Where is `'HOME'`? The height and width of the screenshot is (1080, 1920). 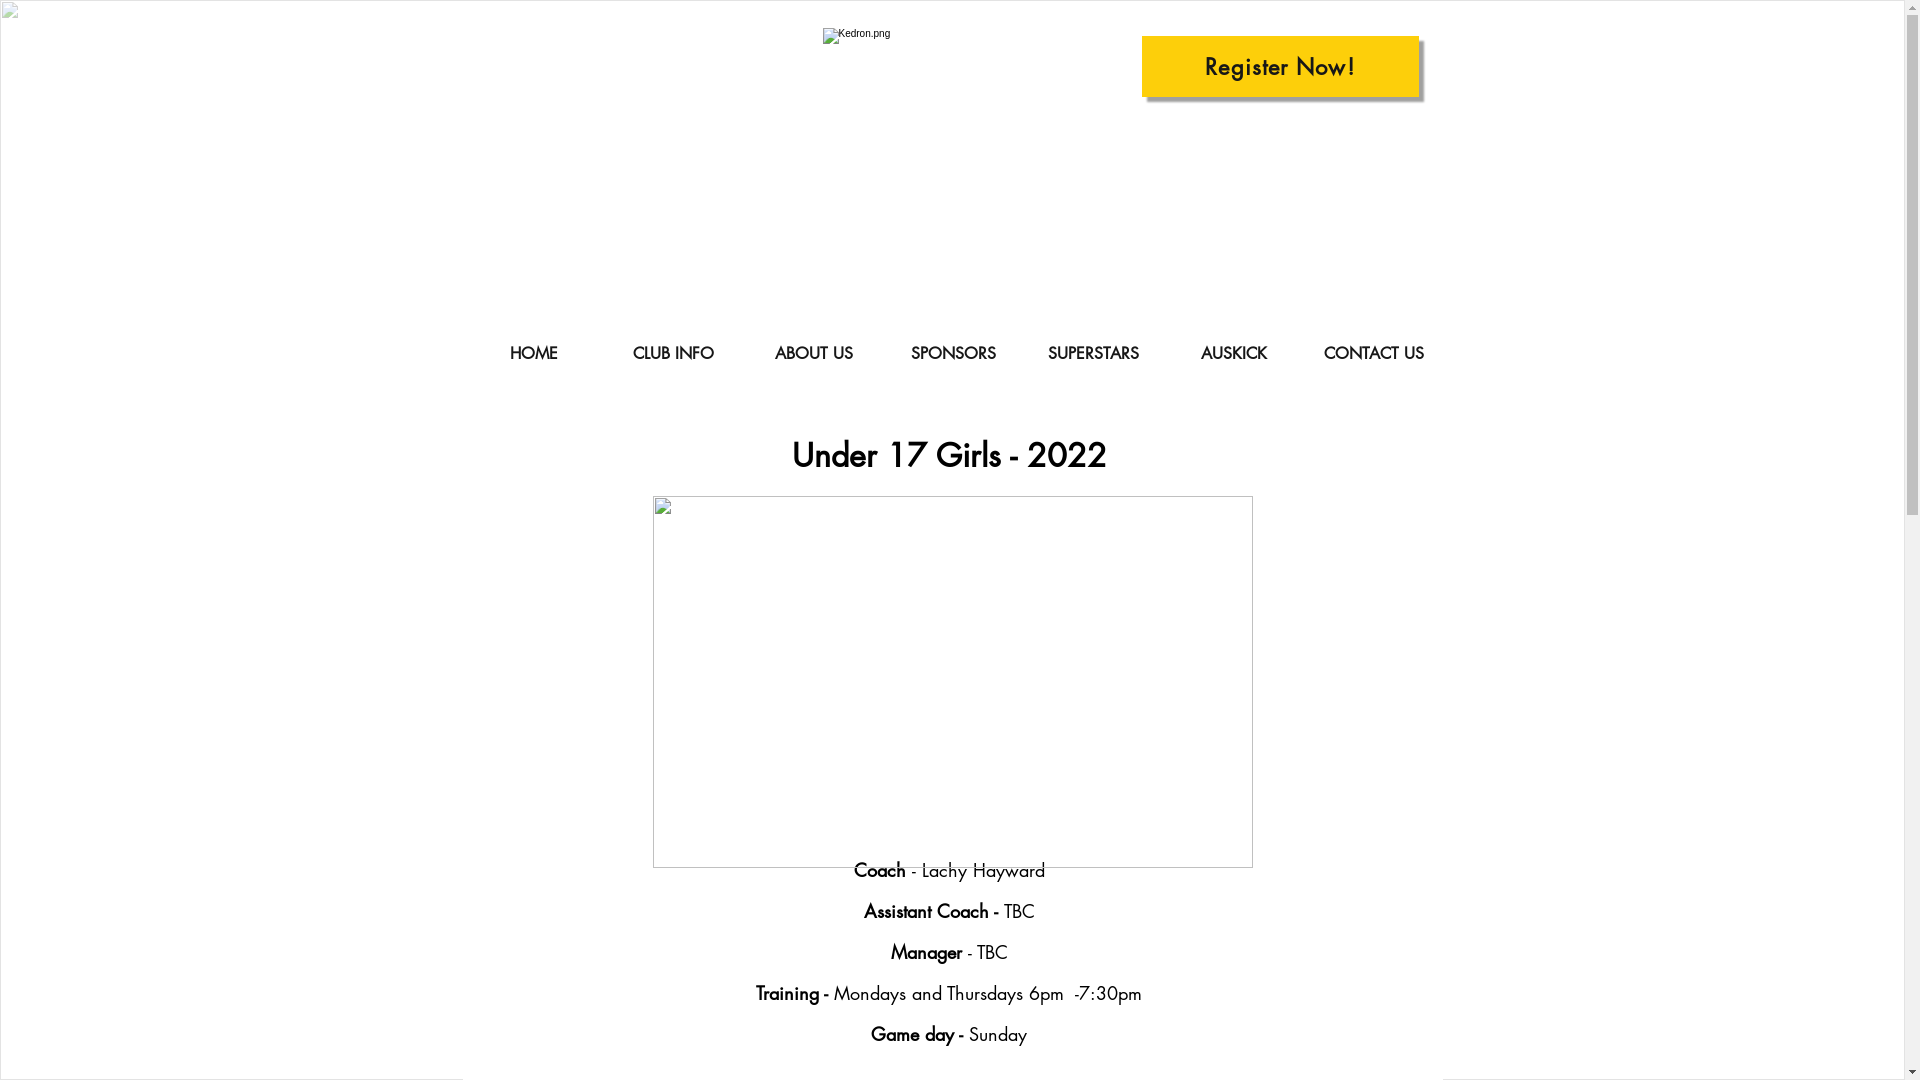 'HOME' is located at coordinates (533, 353).